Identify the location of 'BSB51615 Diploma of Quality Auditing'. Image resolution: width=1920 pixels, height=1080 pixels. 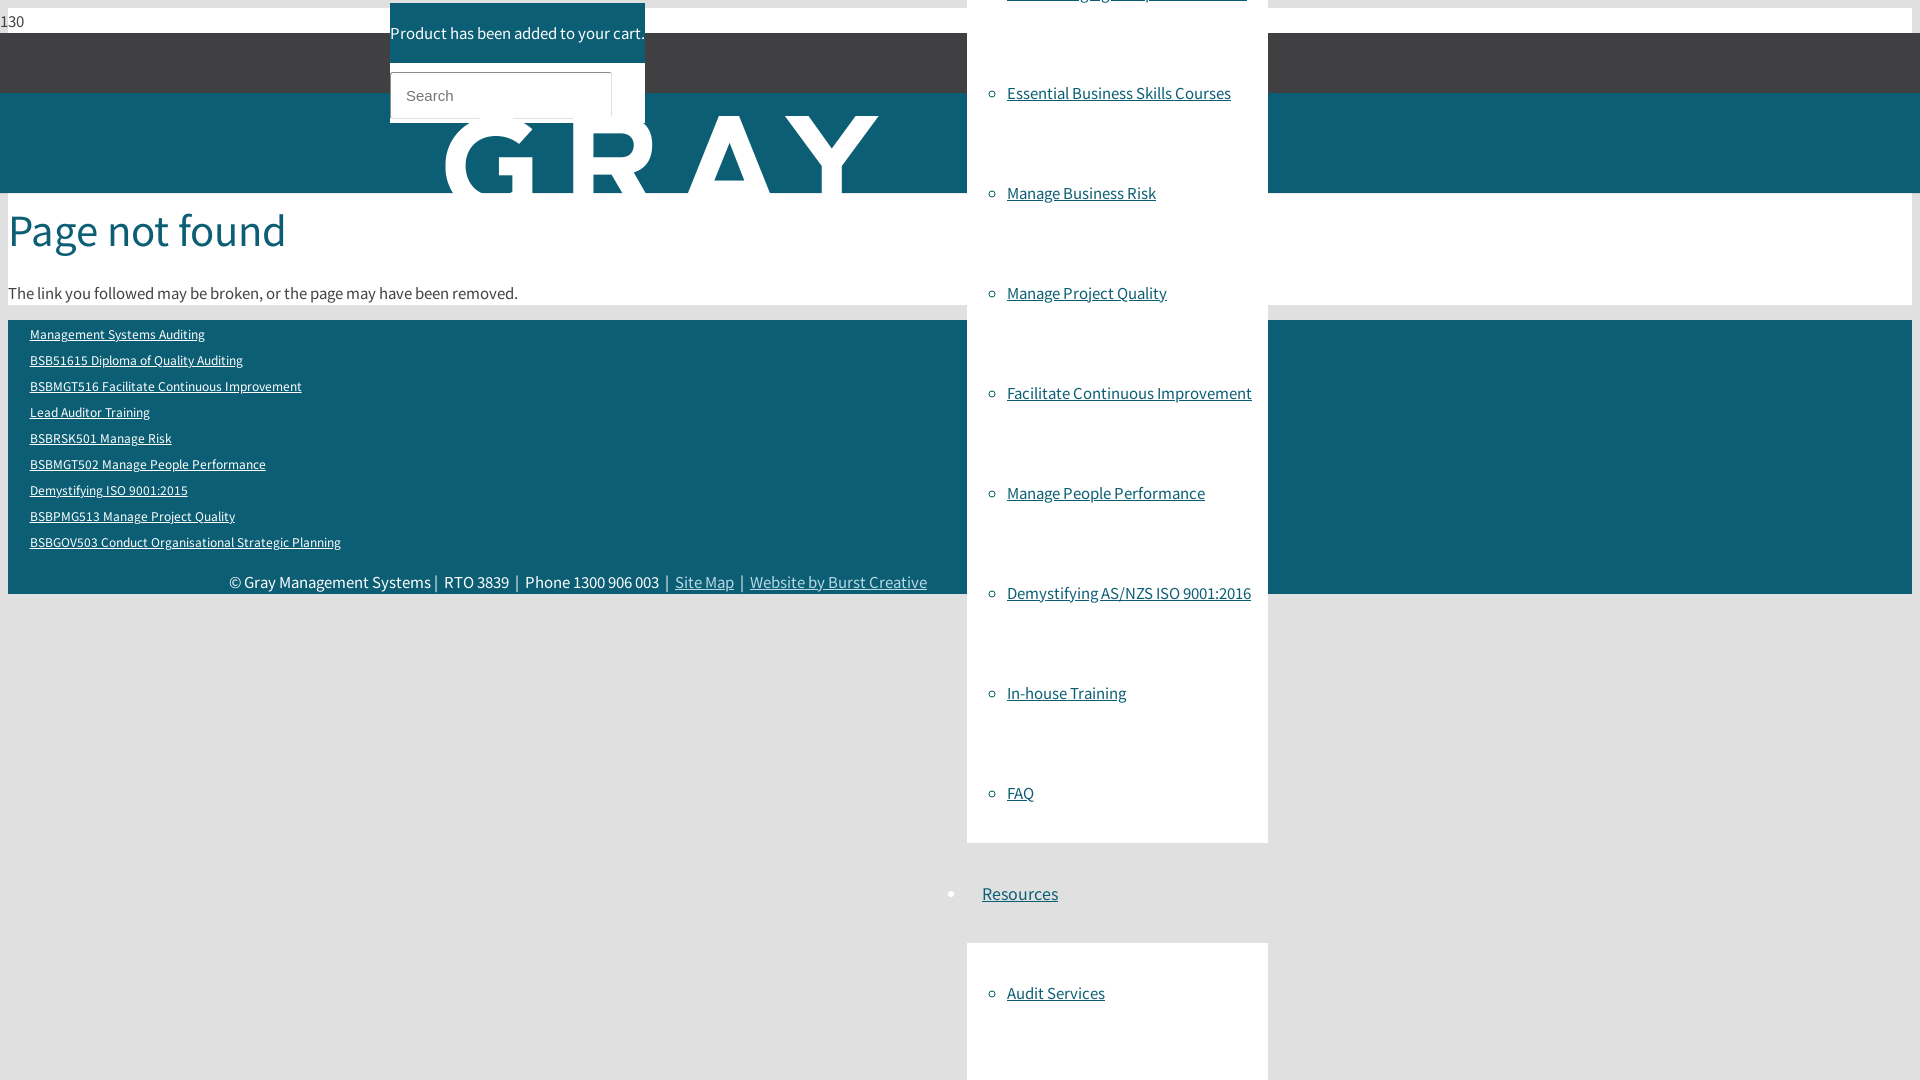
(134, 357).